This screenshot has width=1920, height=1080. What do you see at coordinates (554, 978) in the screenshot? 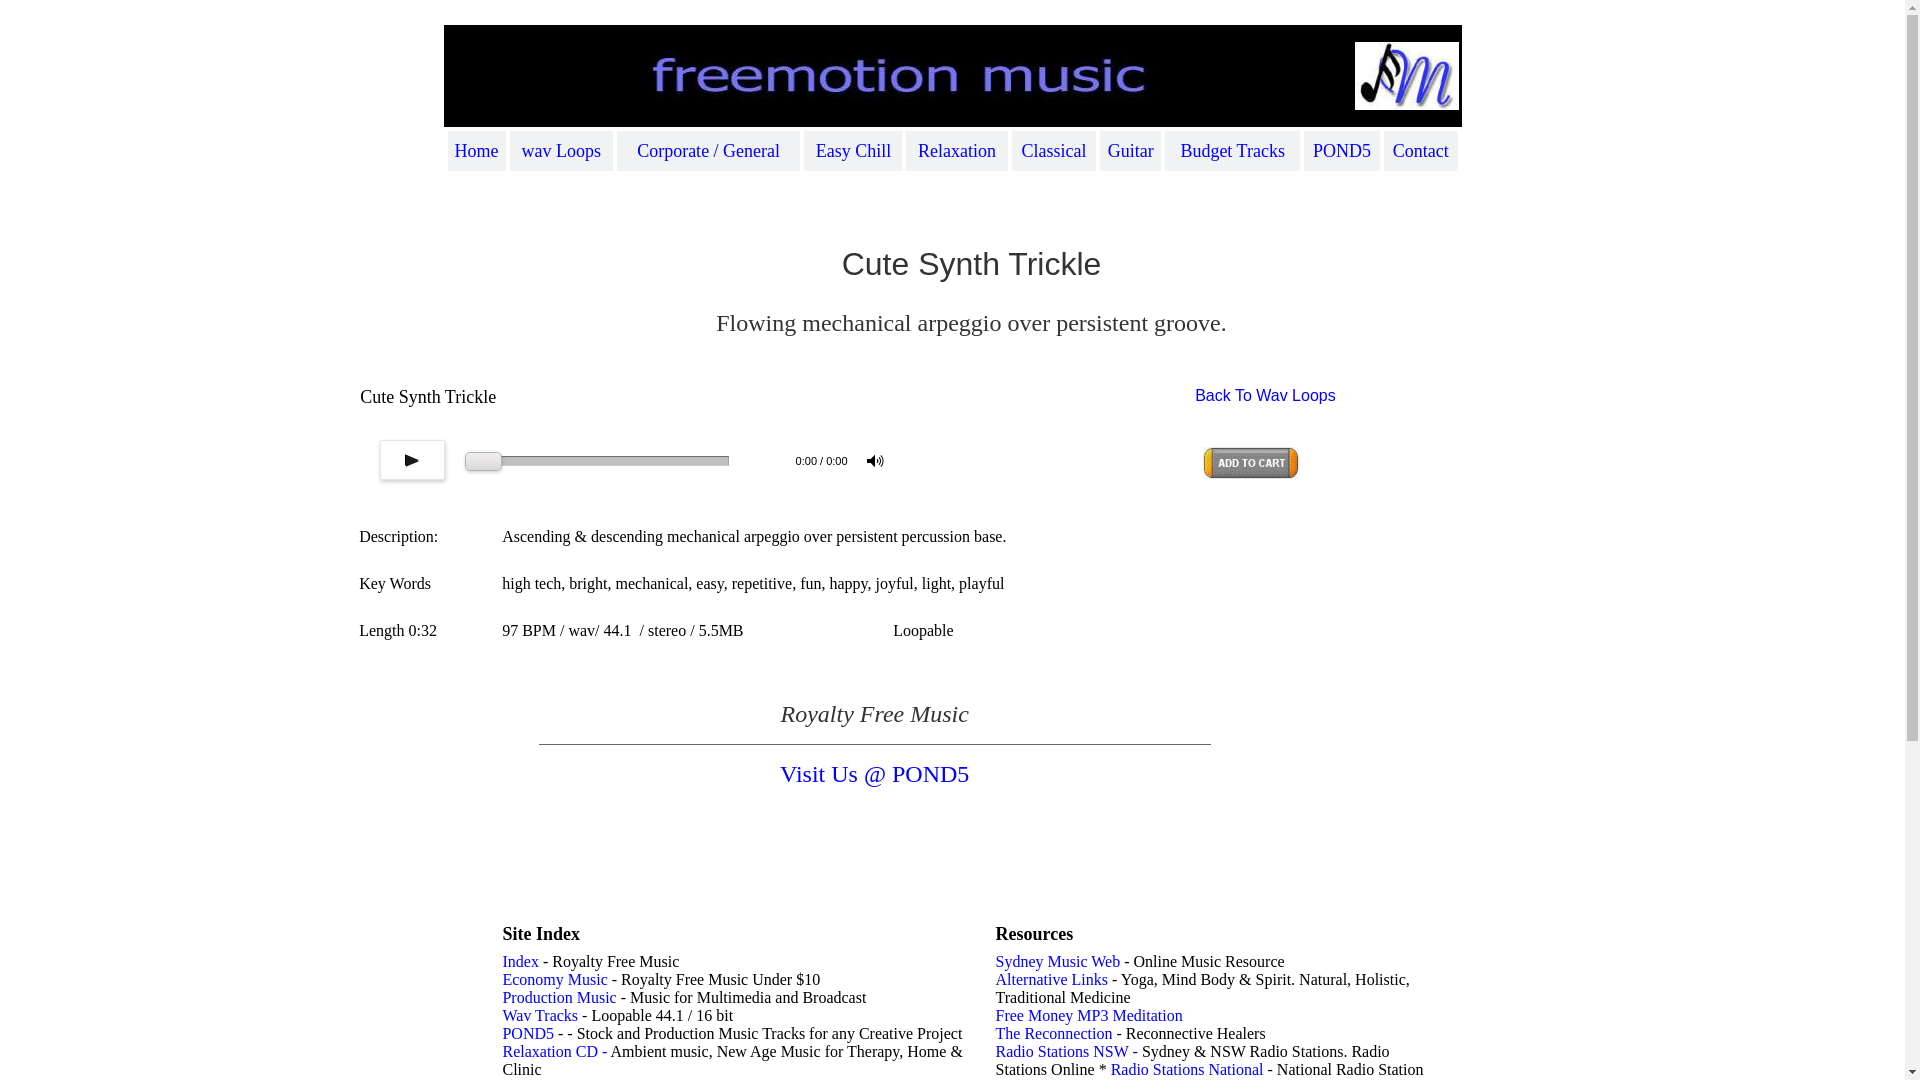
I see `'Economy Music'` at bounding box center [554, 978].